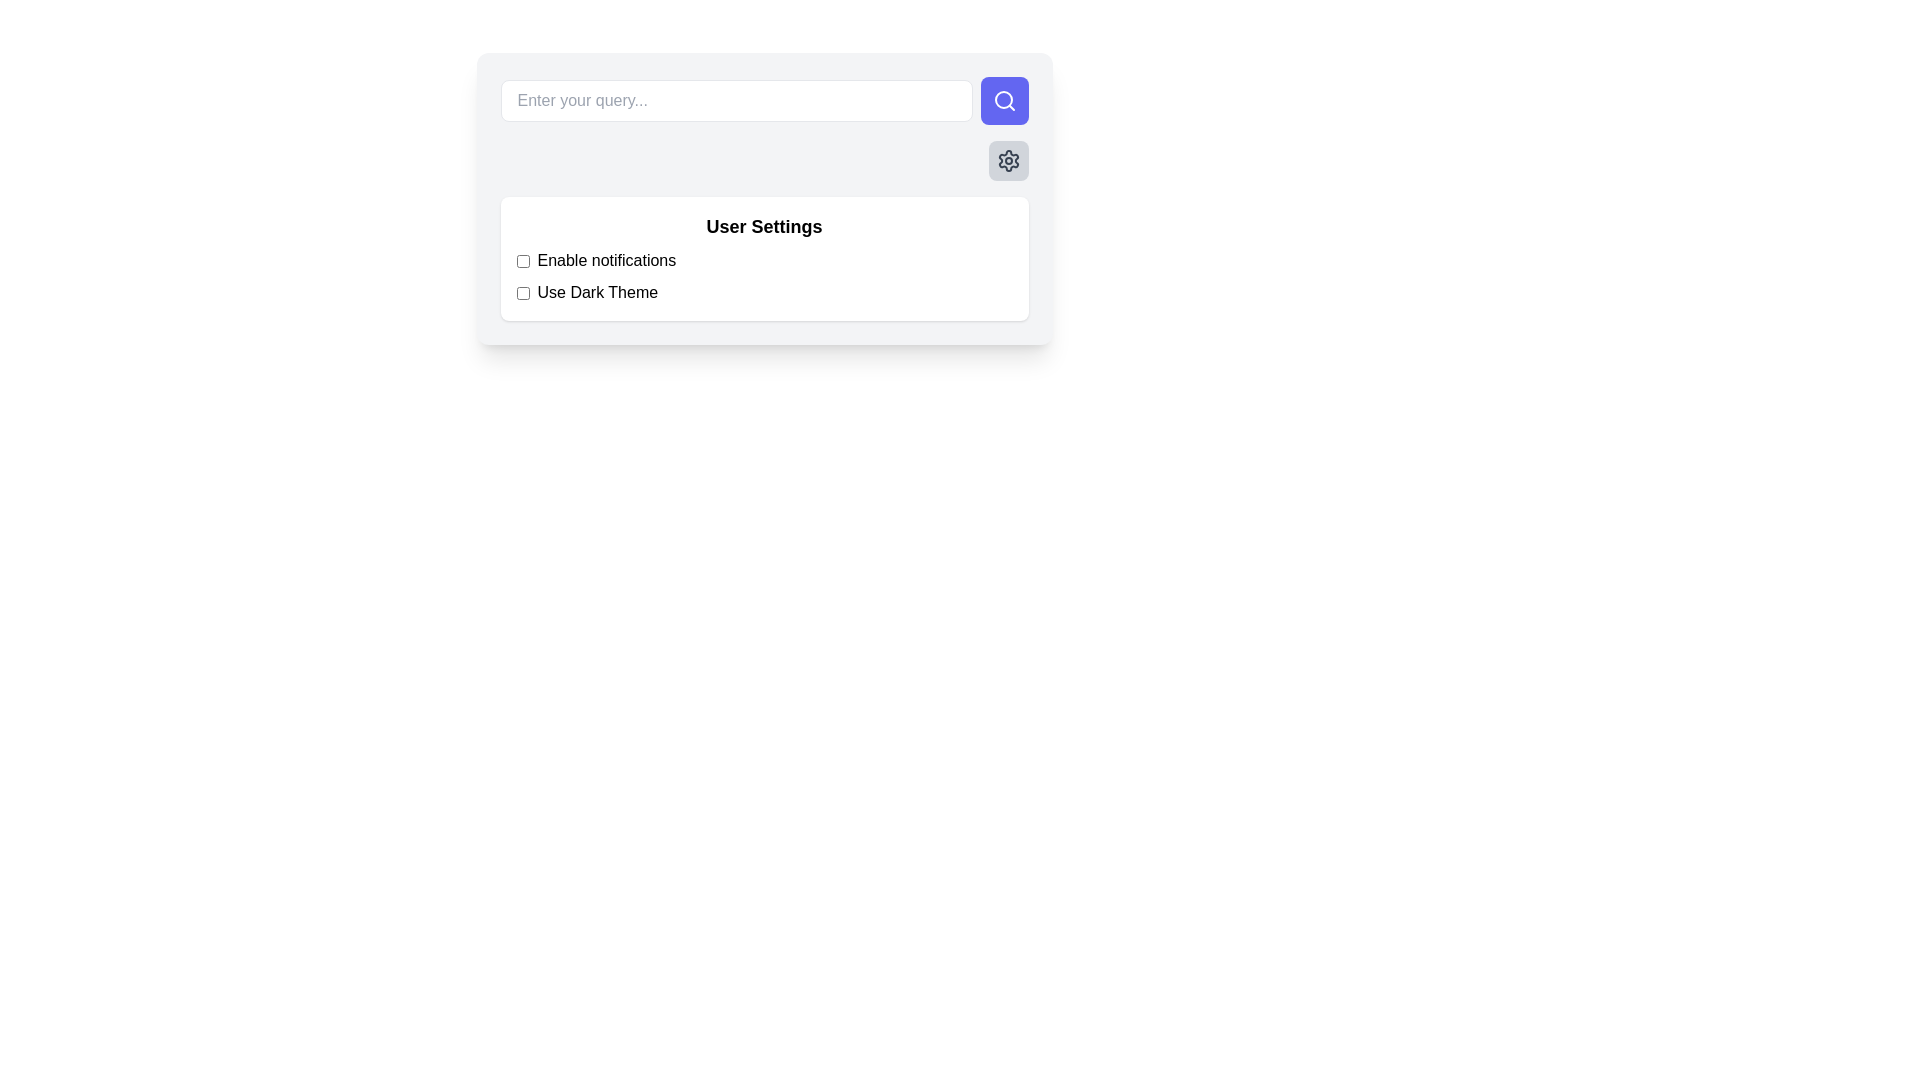 This screenshot has width=1920, height=1080. Describe the element at coordinates (523, 260) in the screenshot. I see `the checkbox next to 'Enable notifications'` at that location.